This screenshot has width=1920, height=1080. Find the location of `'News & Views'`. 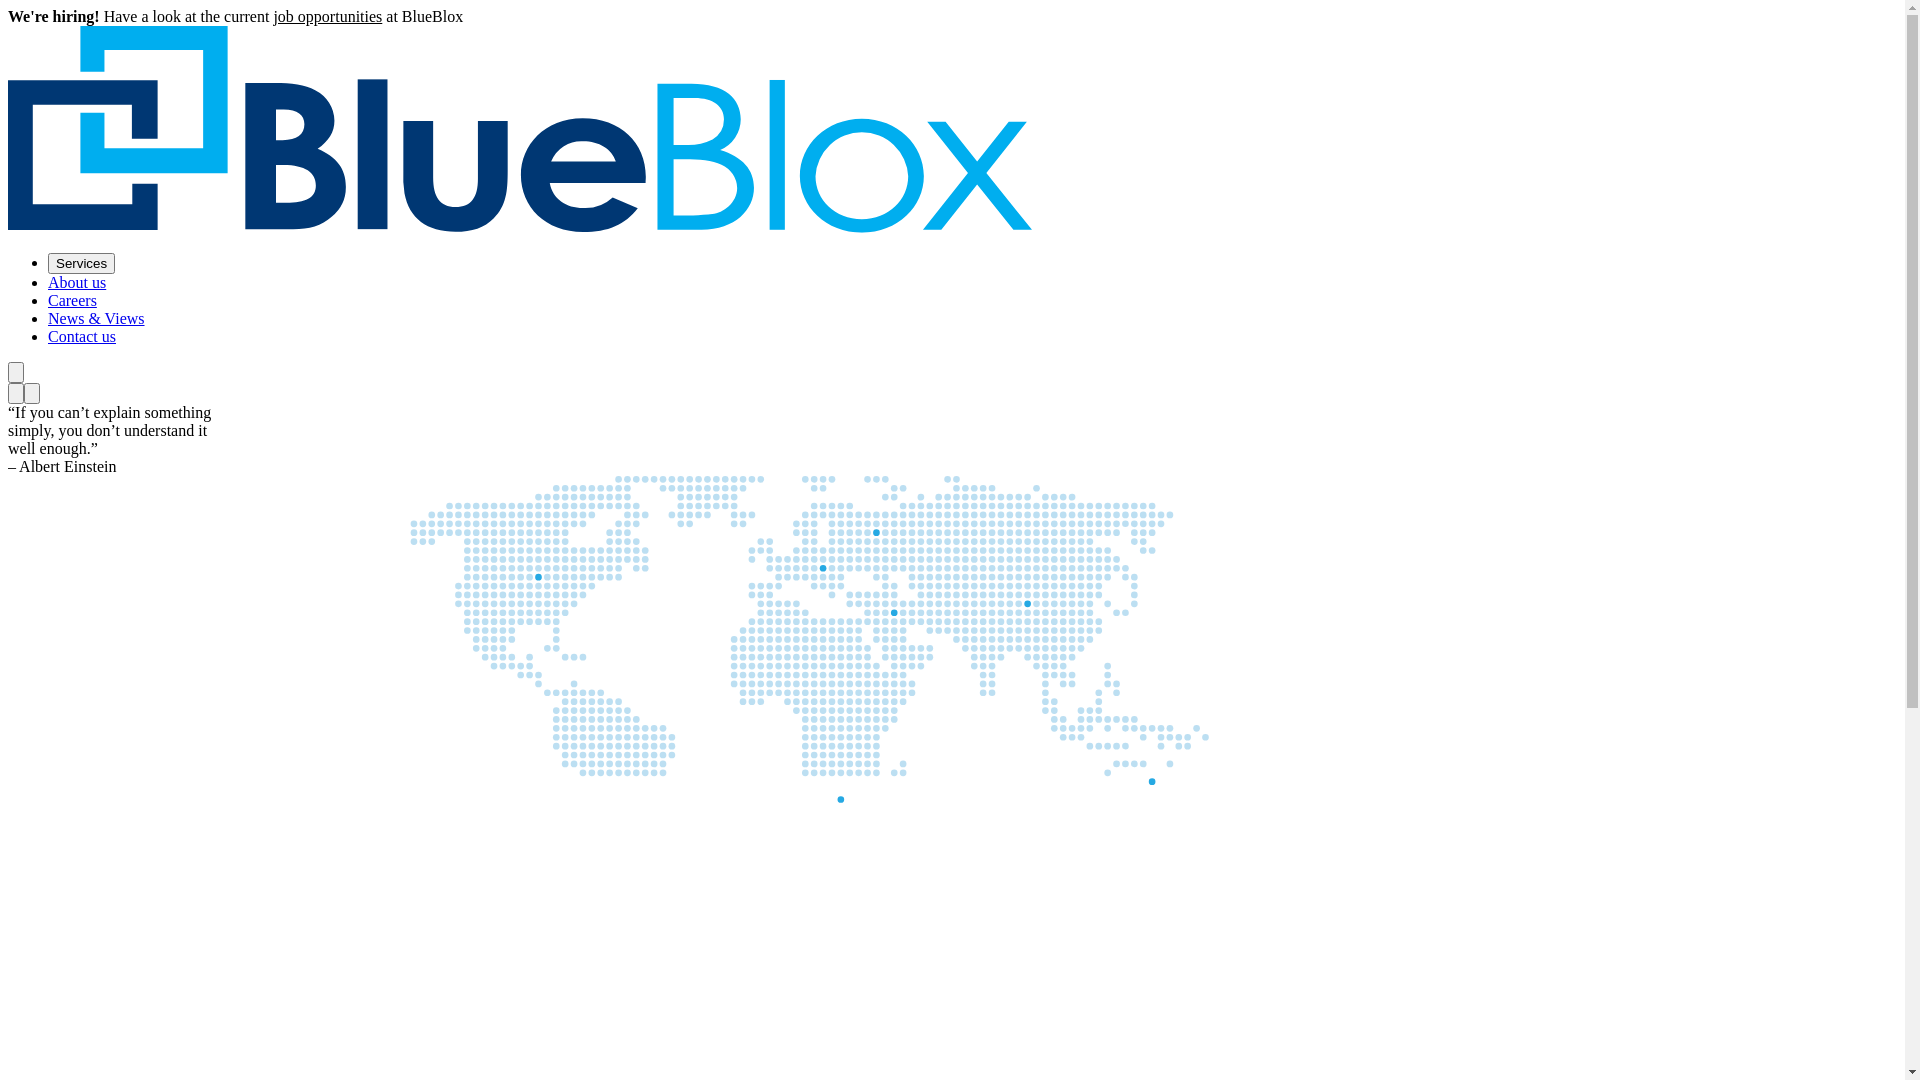

'News & Views' is located at coordinates (95, 317).